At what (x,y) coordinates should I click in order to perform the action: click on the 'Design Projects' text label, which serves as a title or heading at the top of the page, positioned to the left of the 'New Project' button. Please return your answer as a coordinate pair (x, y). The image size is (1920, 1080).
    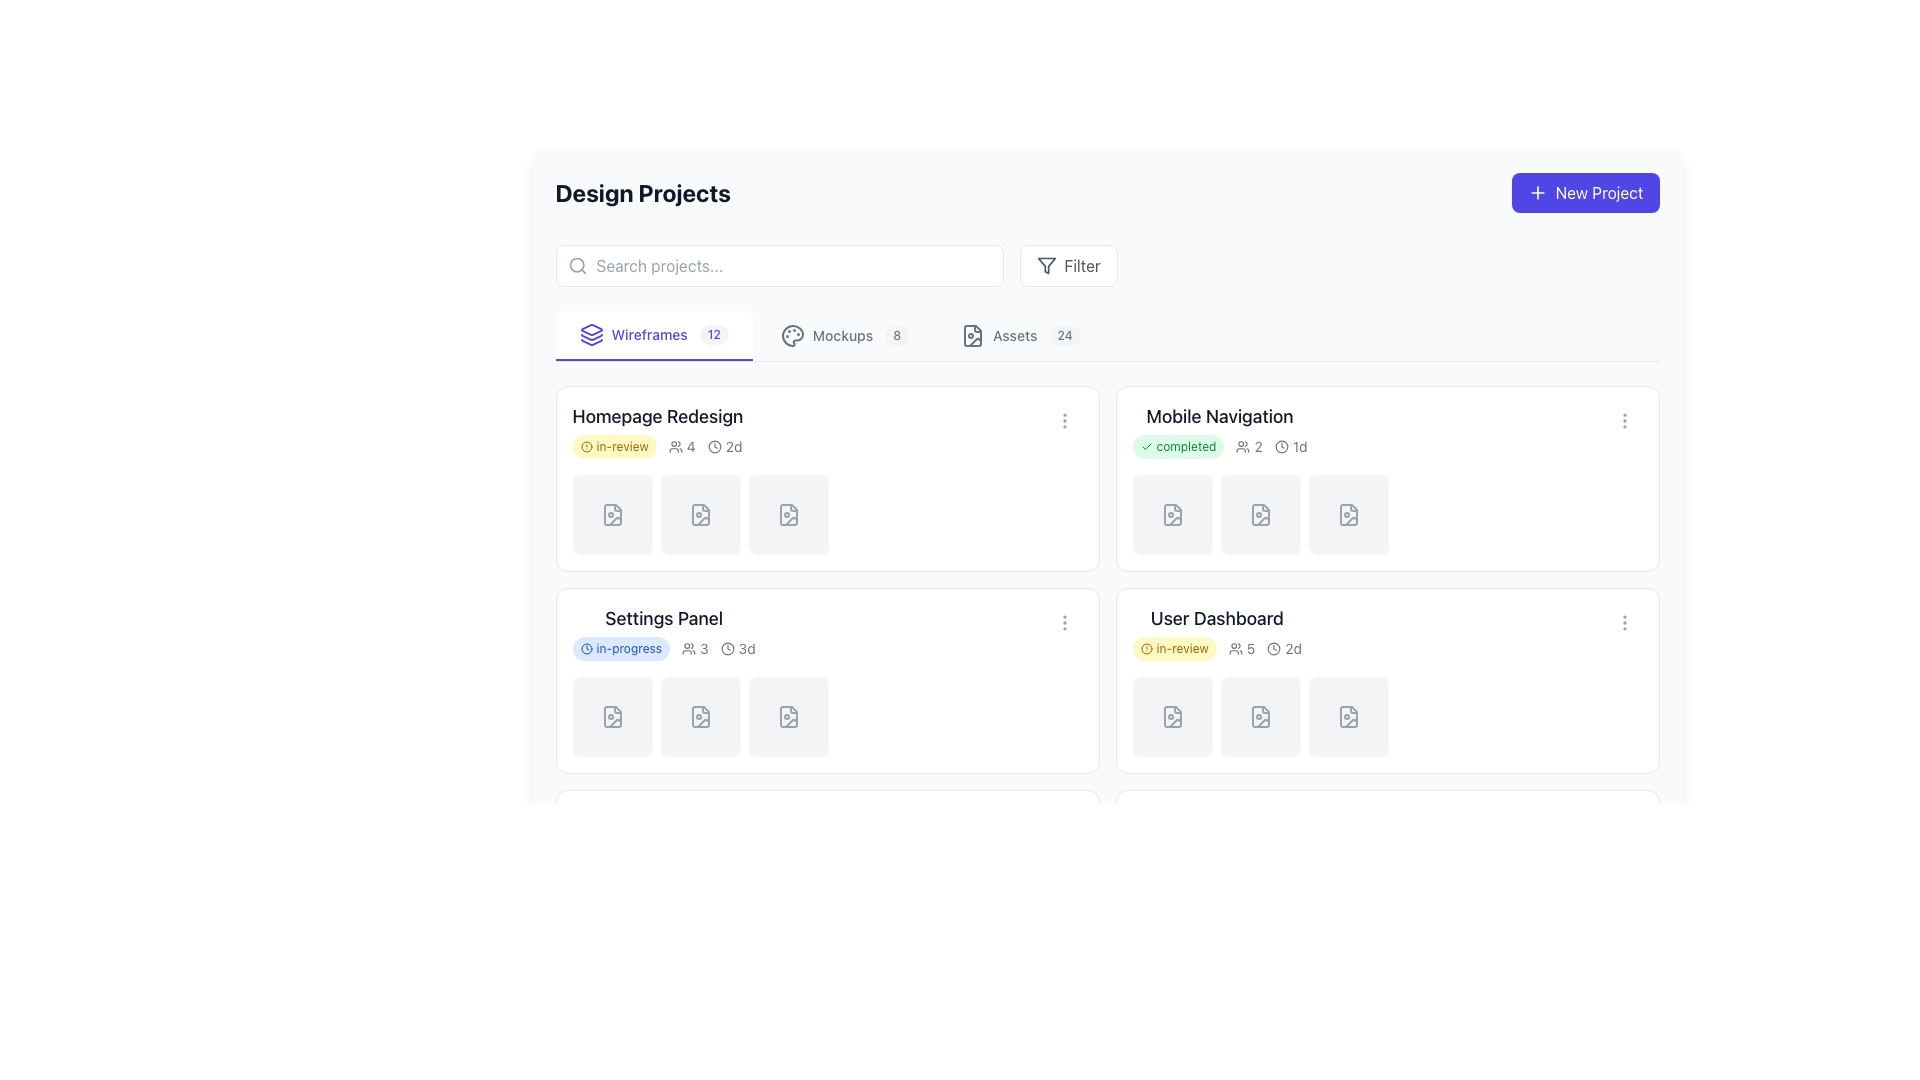
    Looking at the image, I should click on (643, 192).